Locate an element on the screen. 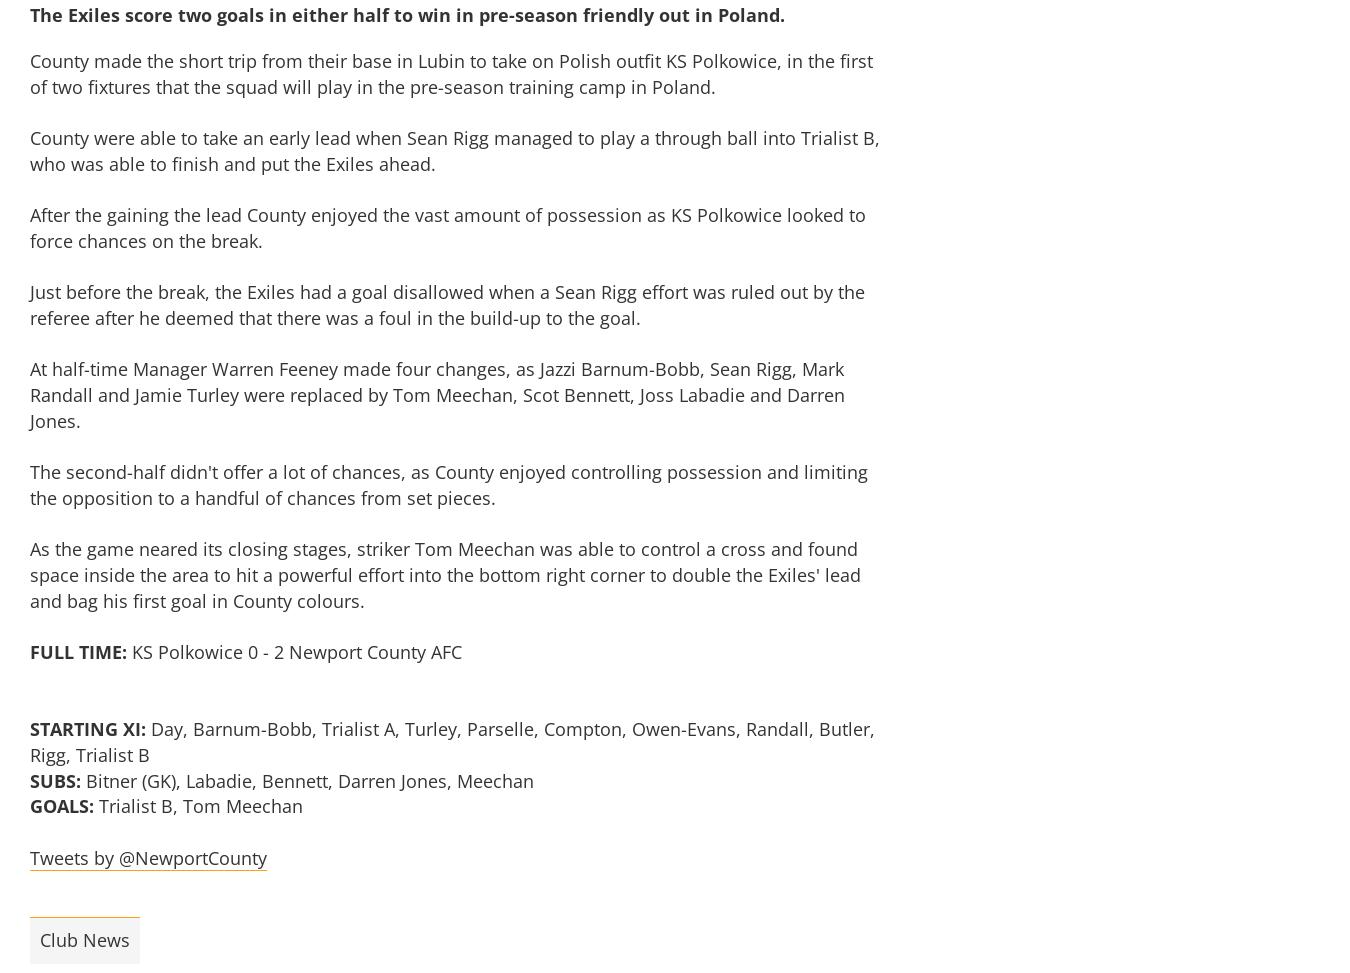 This screenshot has width=1350, height=973. 'FULL TIME:' is located at coordinates (77, 651).